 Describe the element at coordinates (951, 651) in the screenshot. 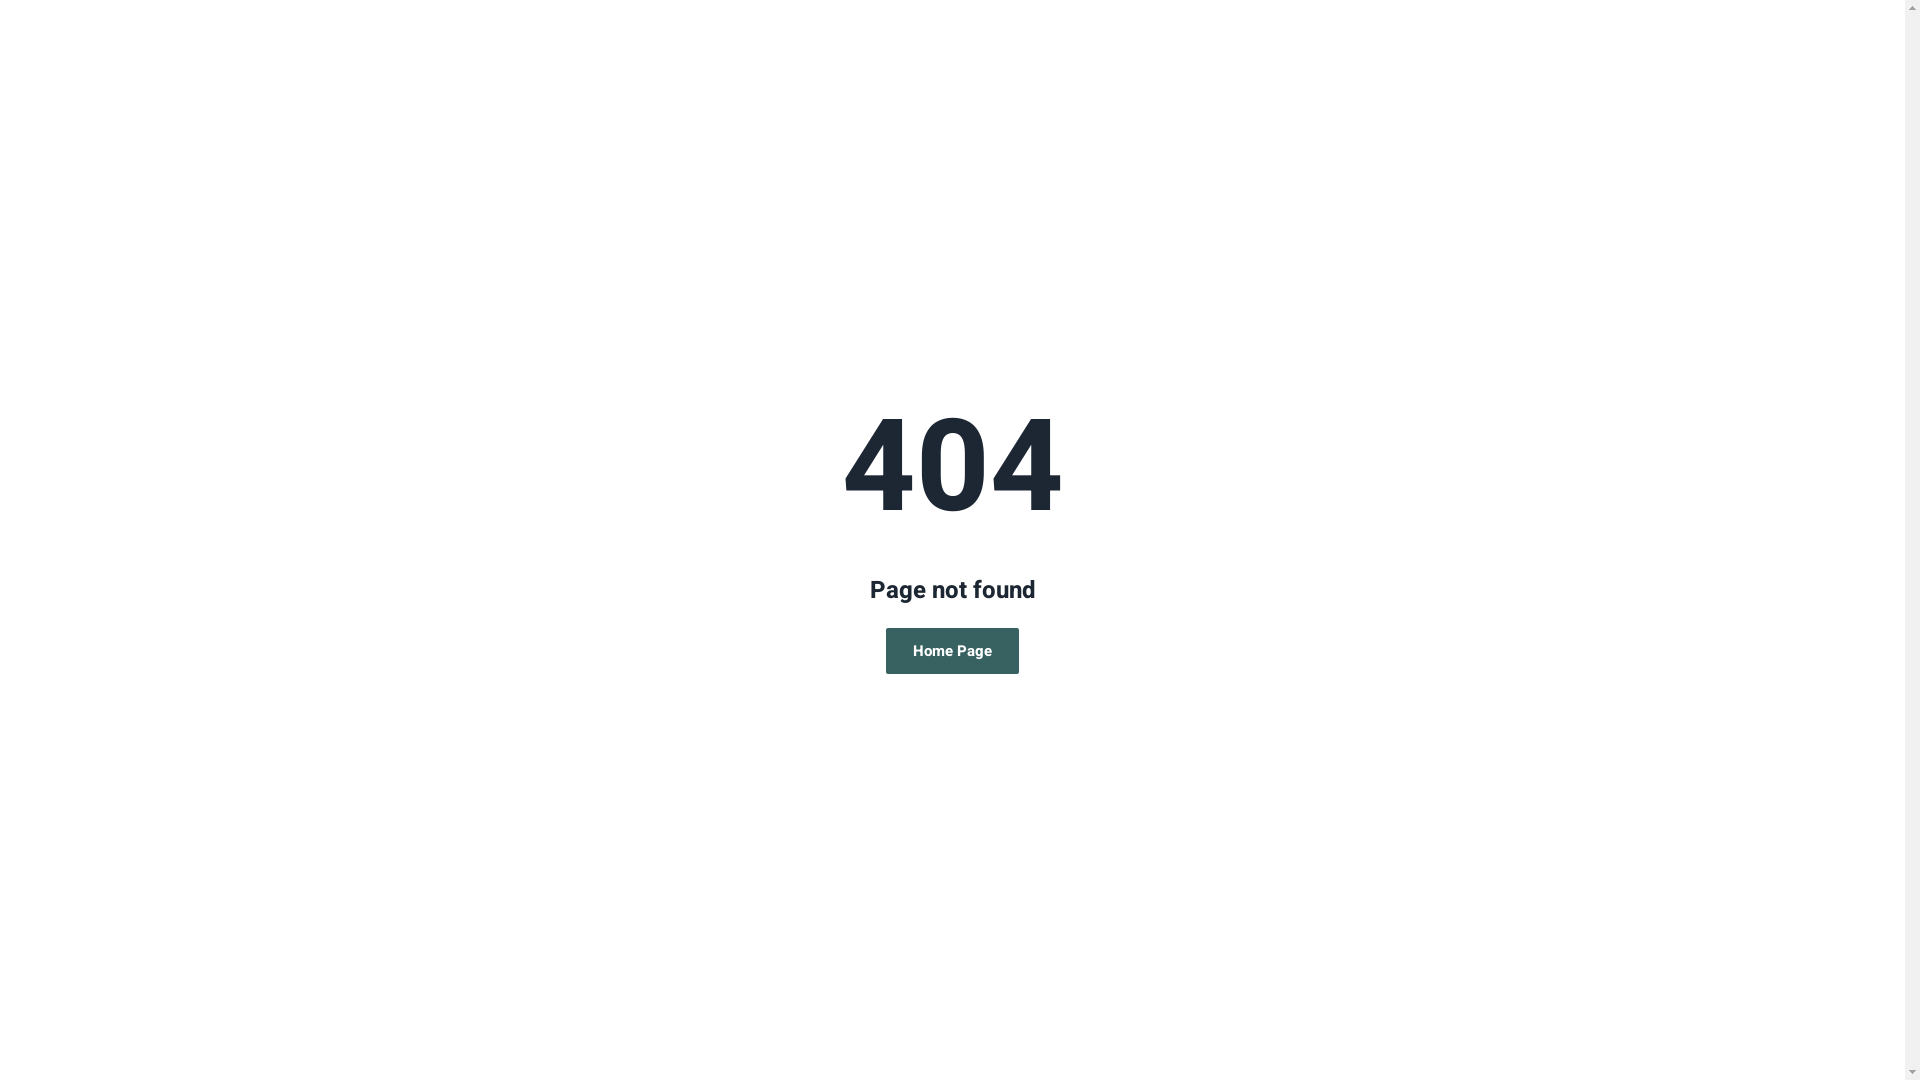

I see `'Home Page'` at that location.